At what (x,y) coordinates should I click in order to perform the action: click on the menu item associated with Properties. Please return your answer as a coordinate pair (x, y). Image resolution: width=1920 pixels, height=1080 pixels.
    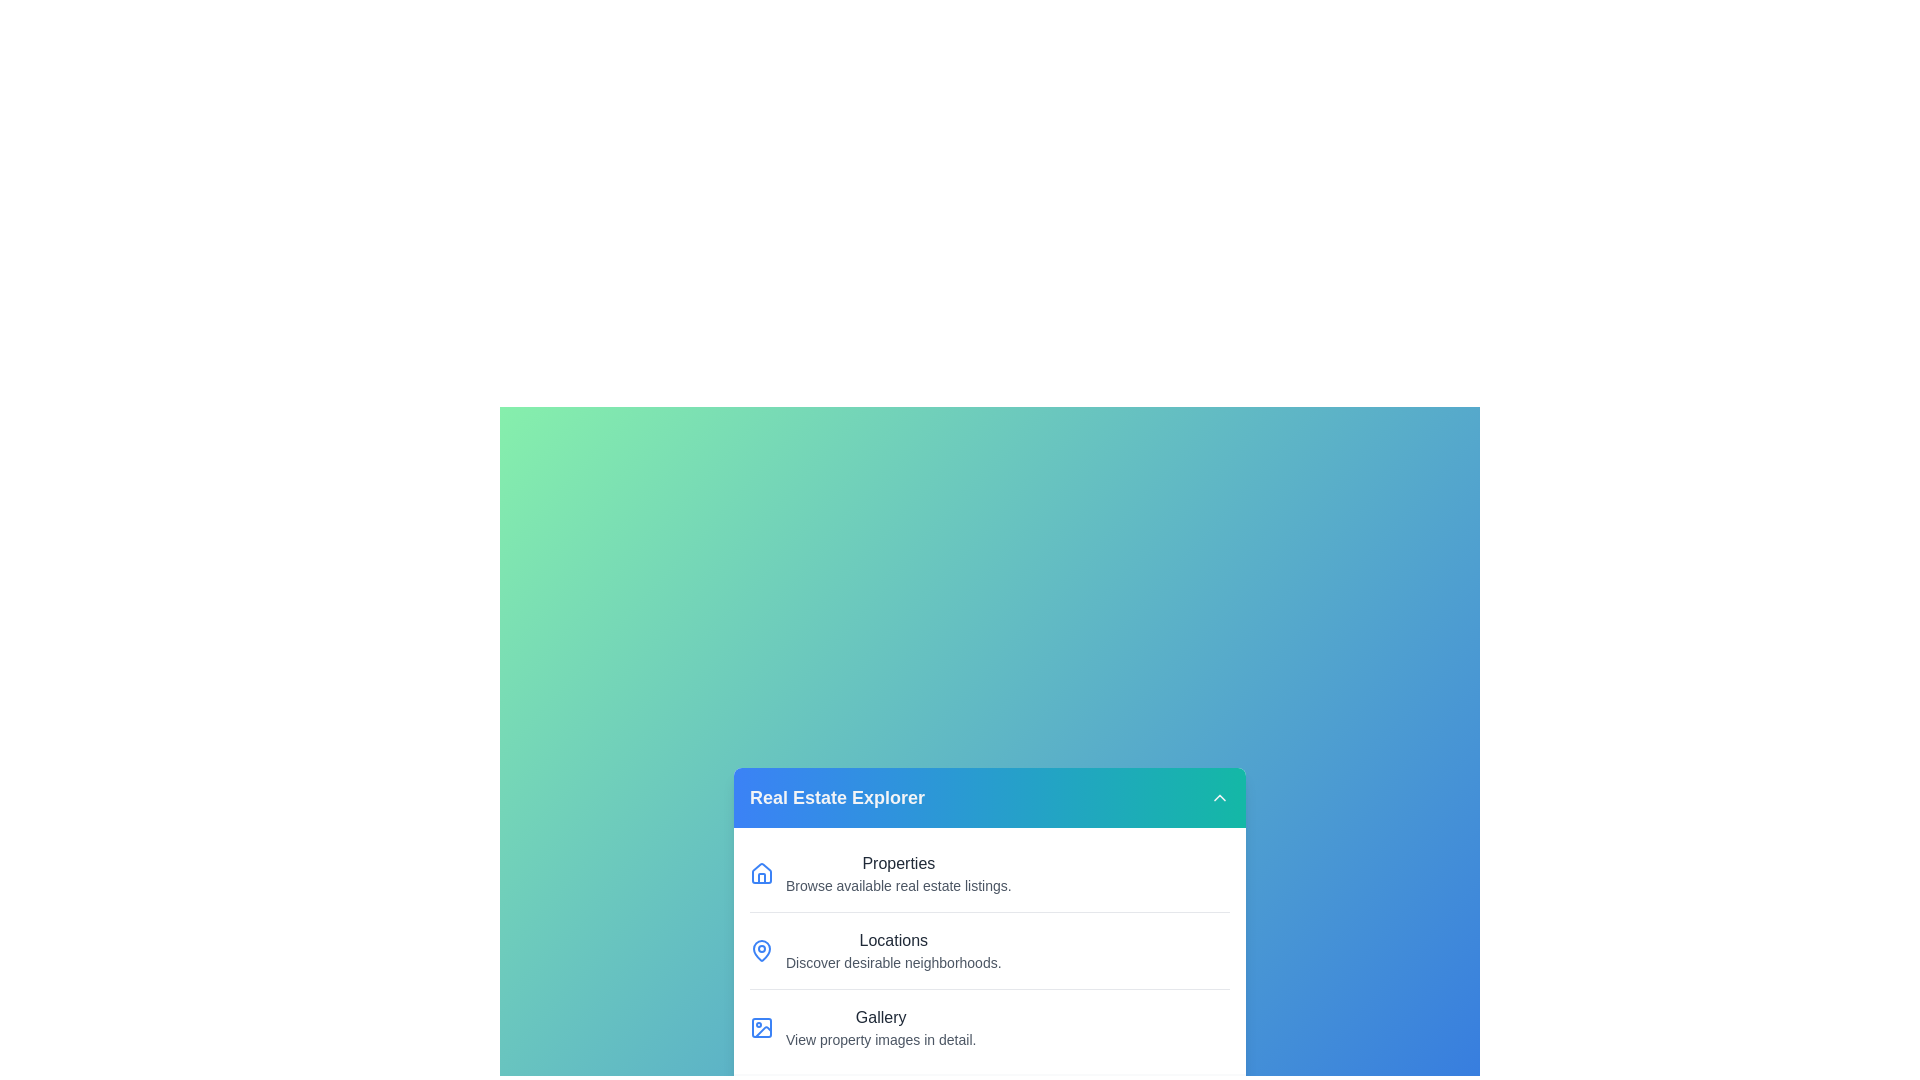
    Looking at the image, I should click on (761, 873).